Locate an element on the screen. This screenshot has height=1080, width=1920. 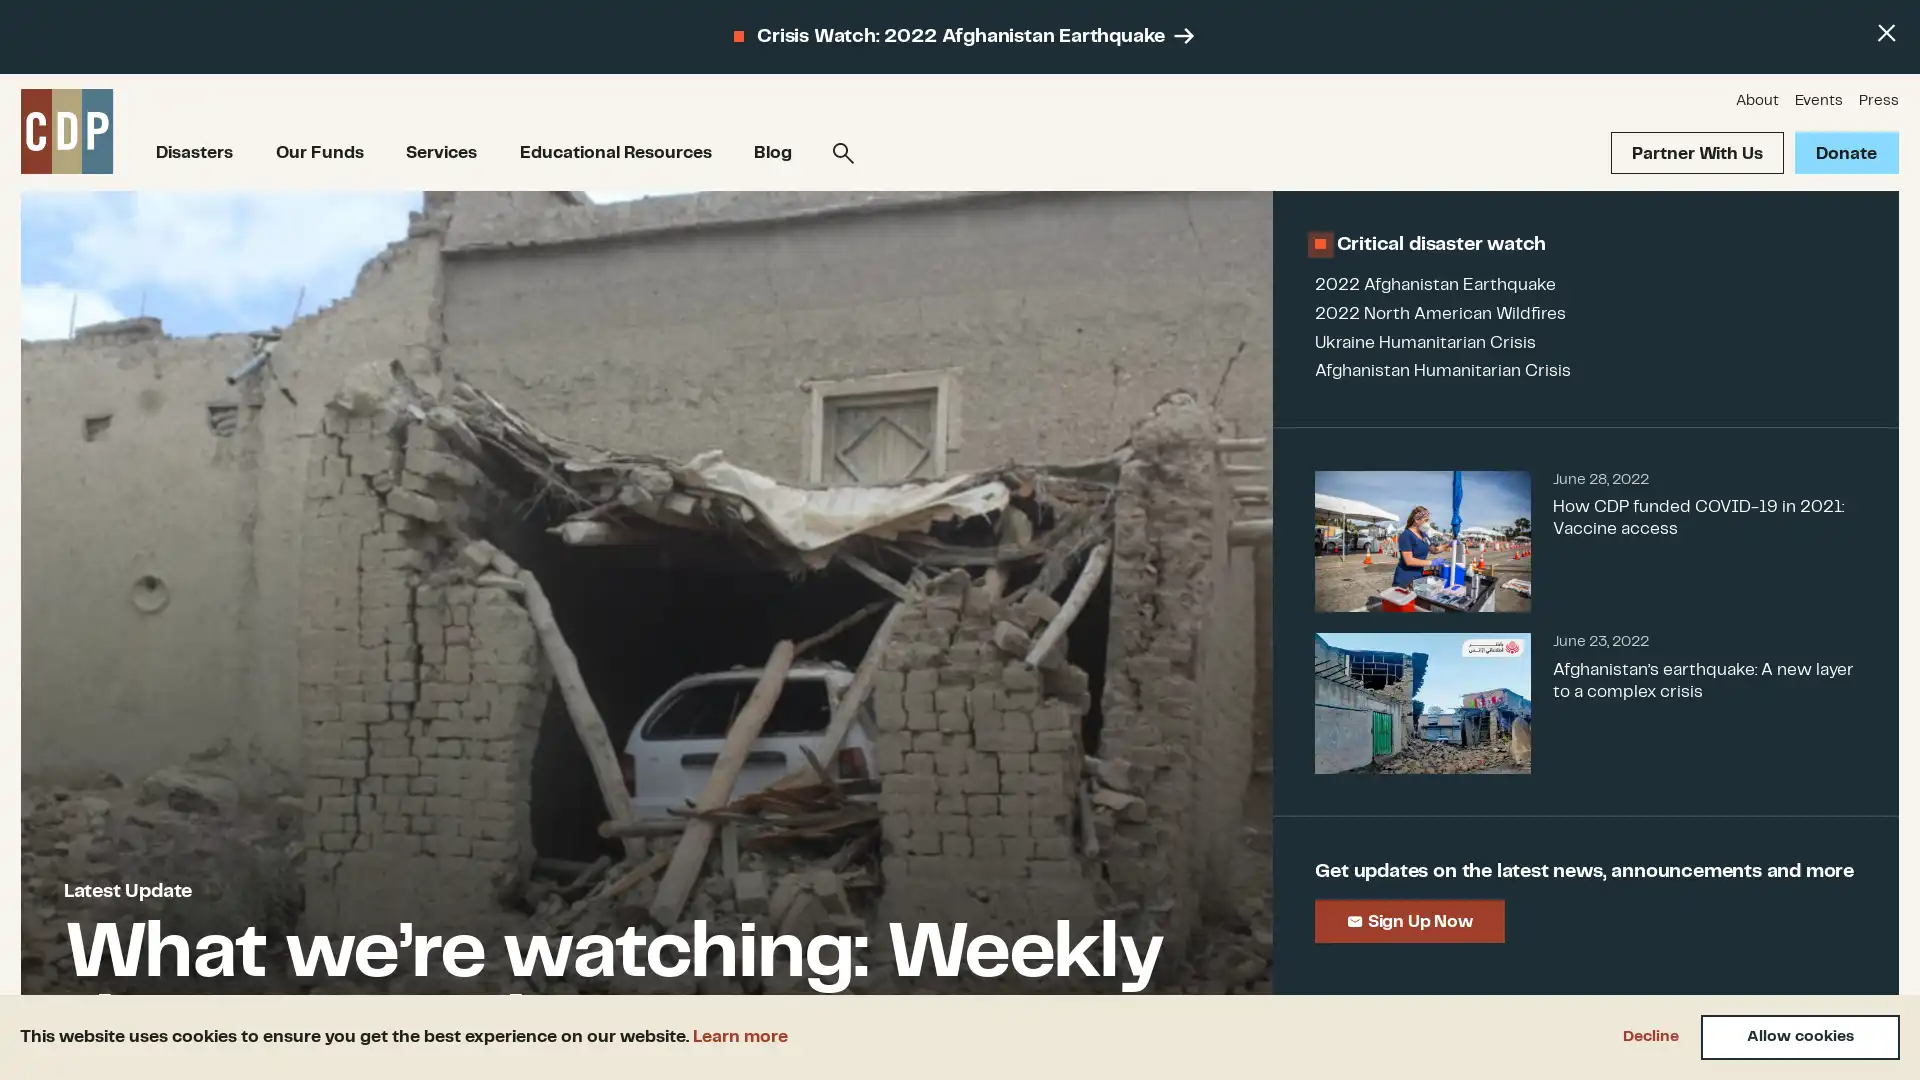
deny cookies is located at coordinates (1650, 1036).